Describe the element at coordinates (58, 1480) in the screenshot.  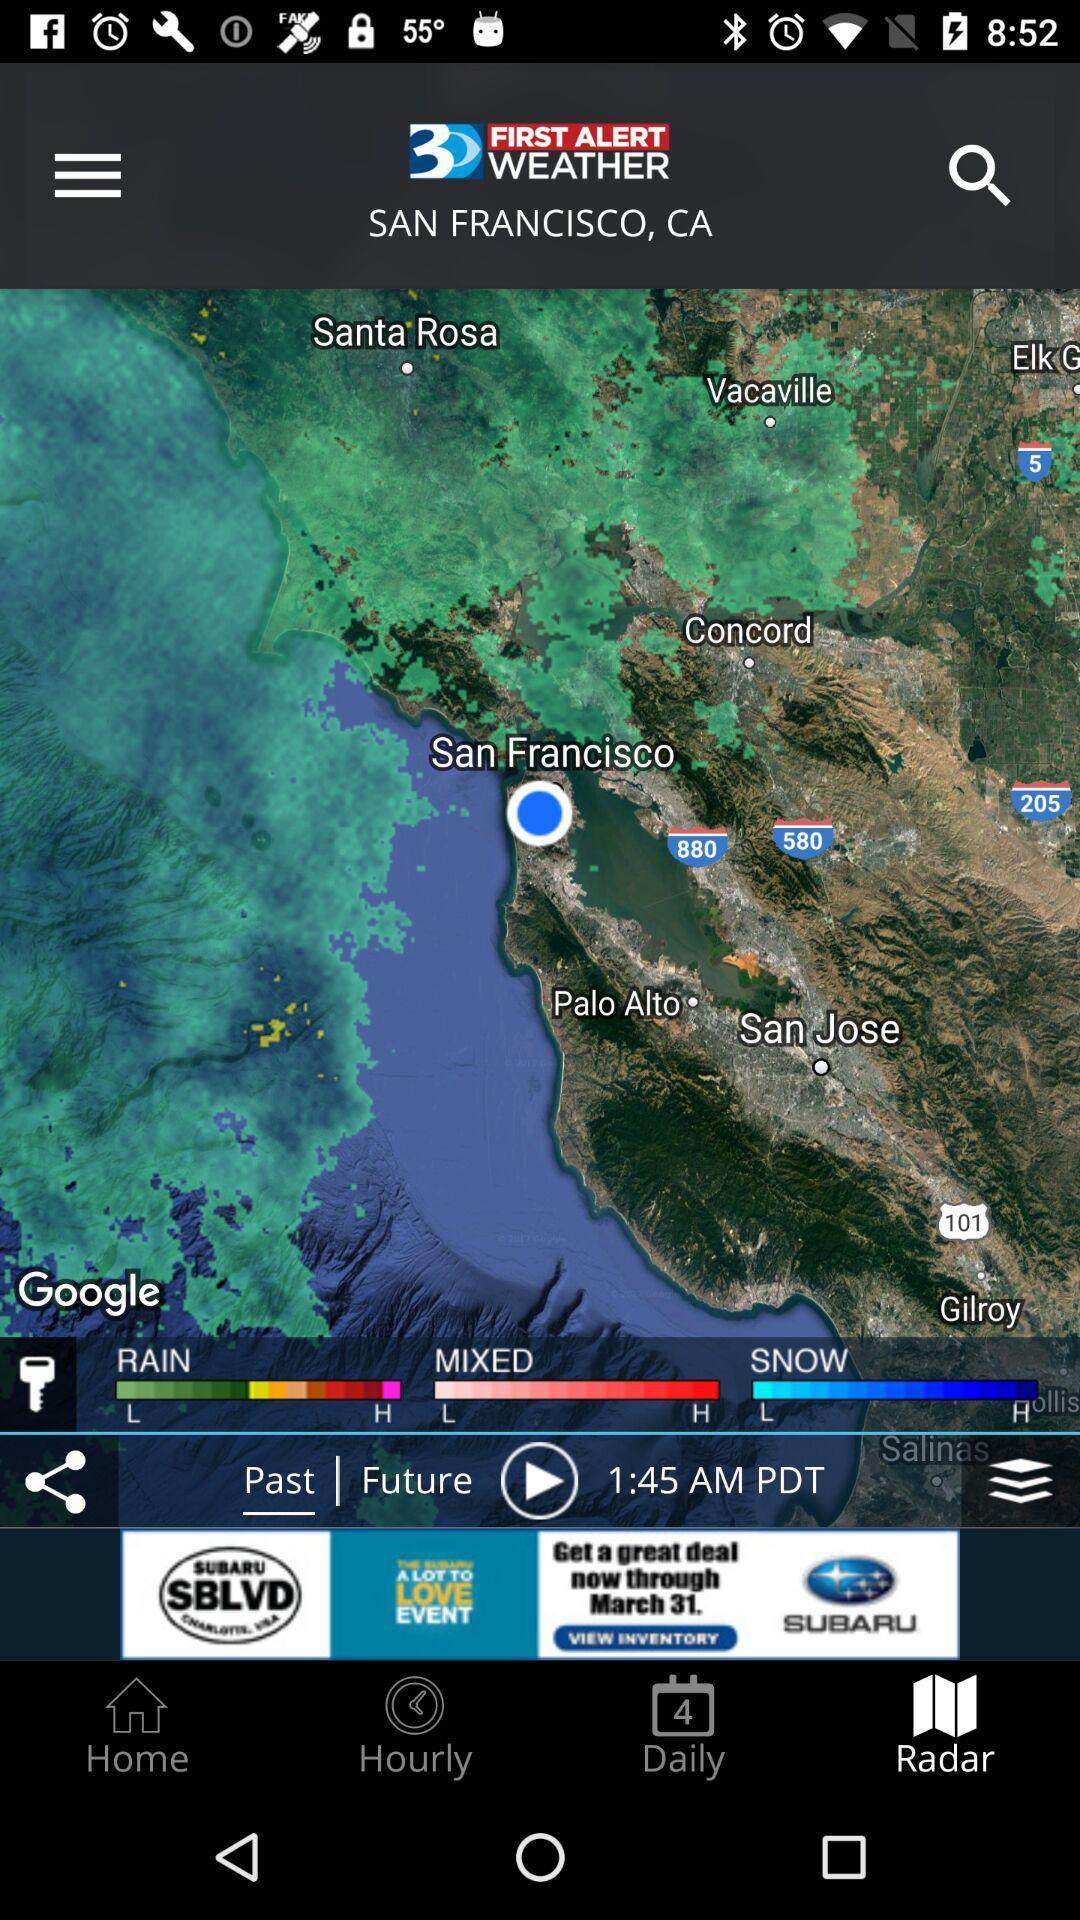
I see `share button` at that location.